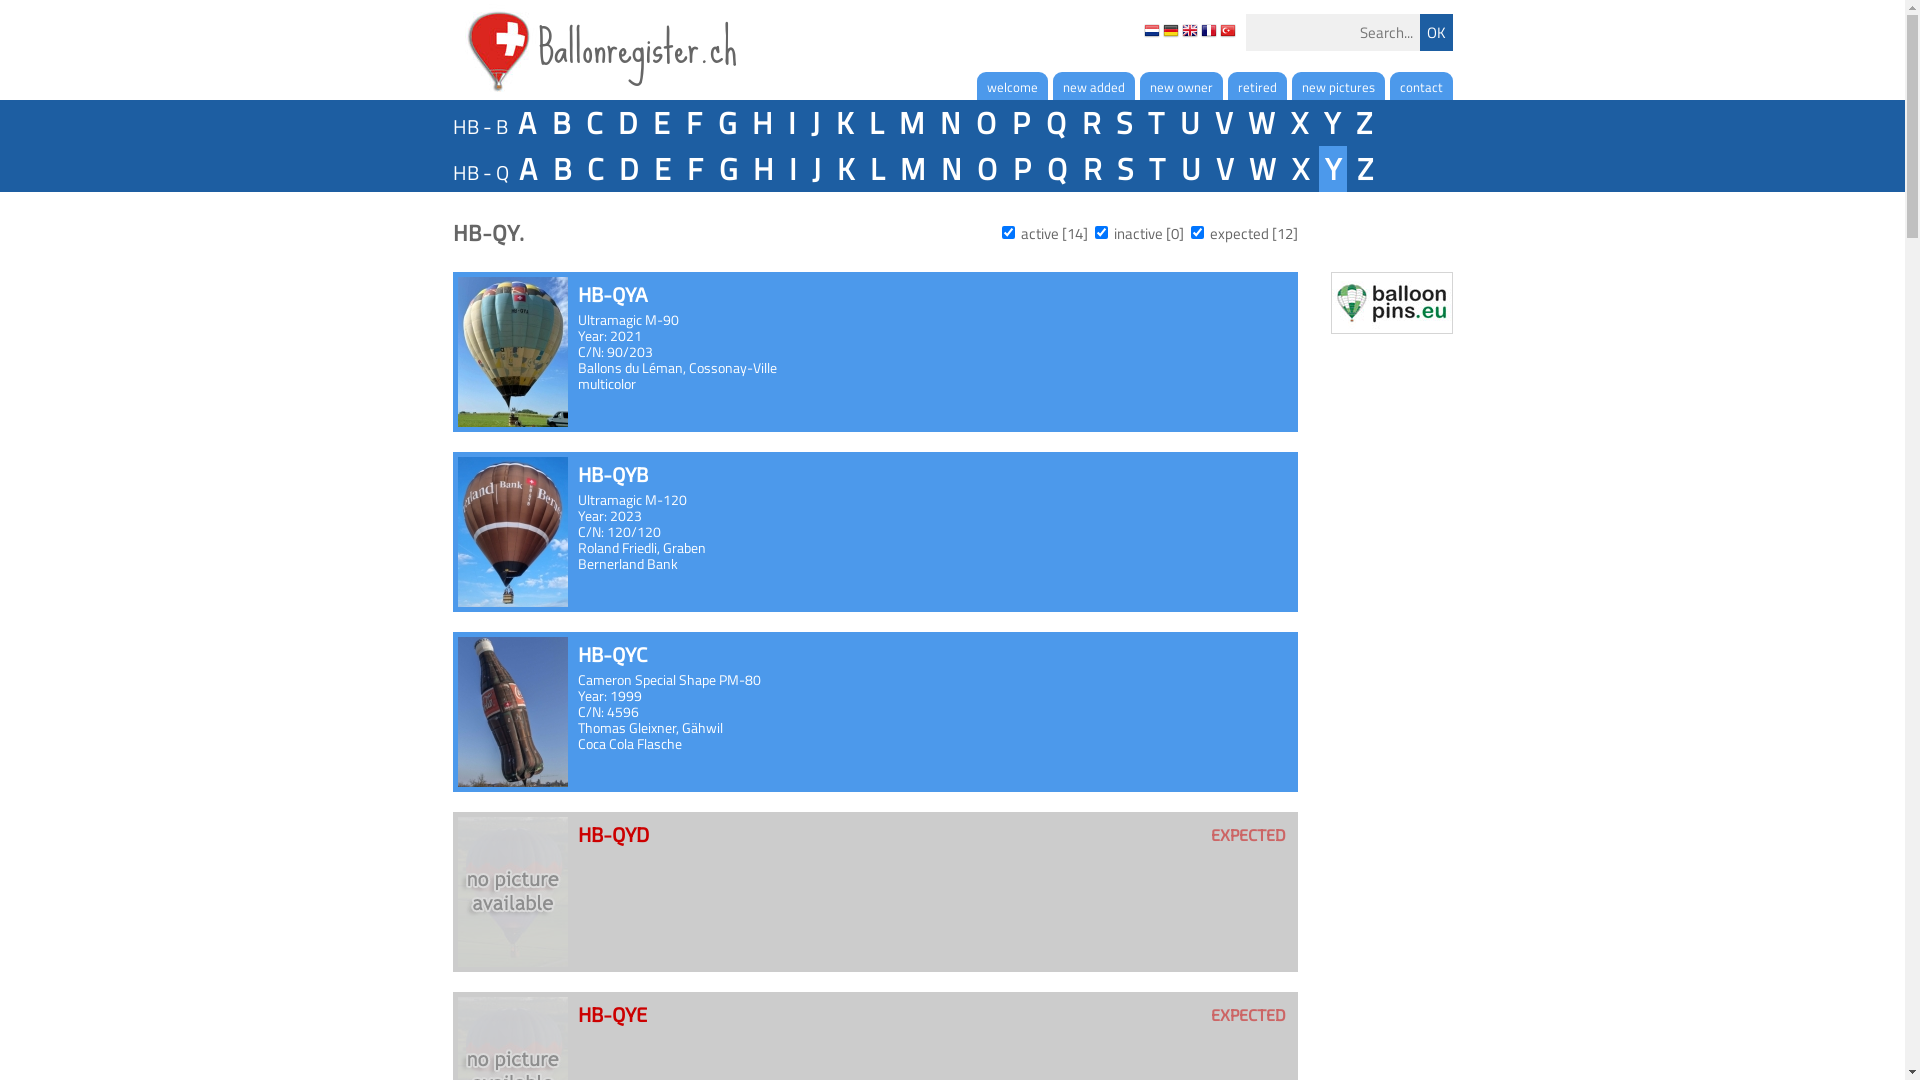 The height and width of the screenshot is (1080, 1920). Describe the element at coordinates (1123, 123) in the screenshot. I see `'S'` at that location.